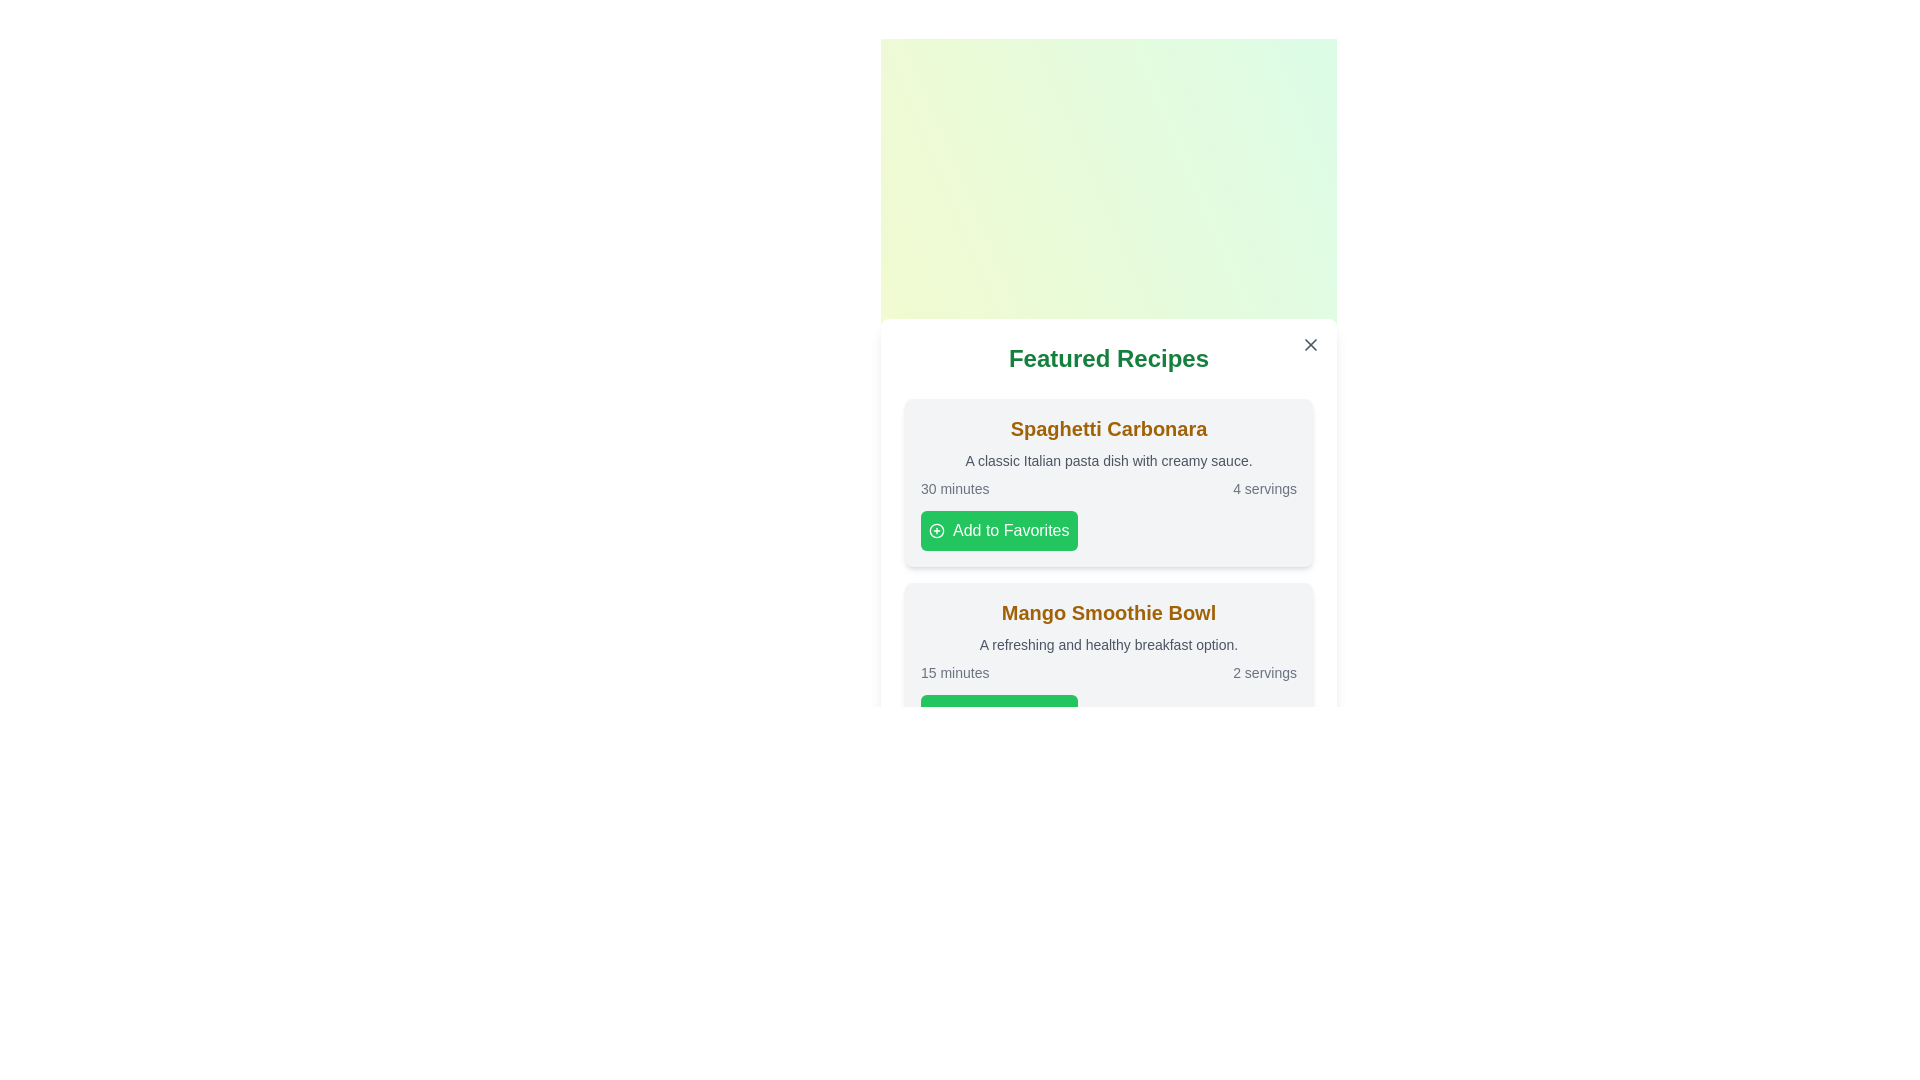  I want to click on the text label that describes the recipe 'Spaghetti Carbonara', which reads 'A classic Italian pasta dish with creamy sauce.', so click(1107, 461).